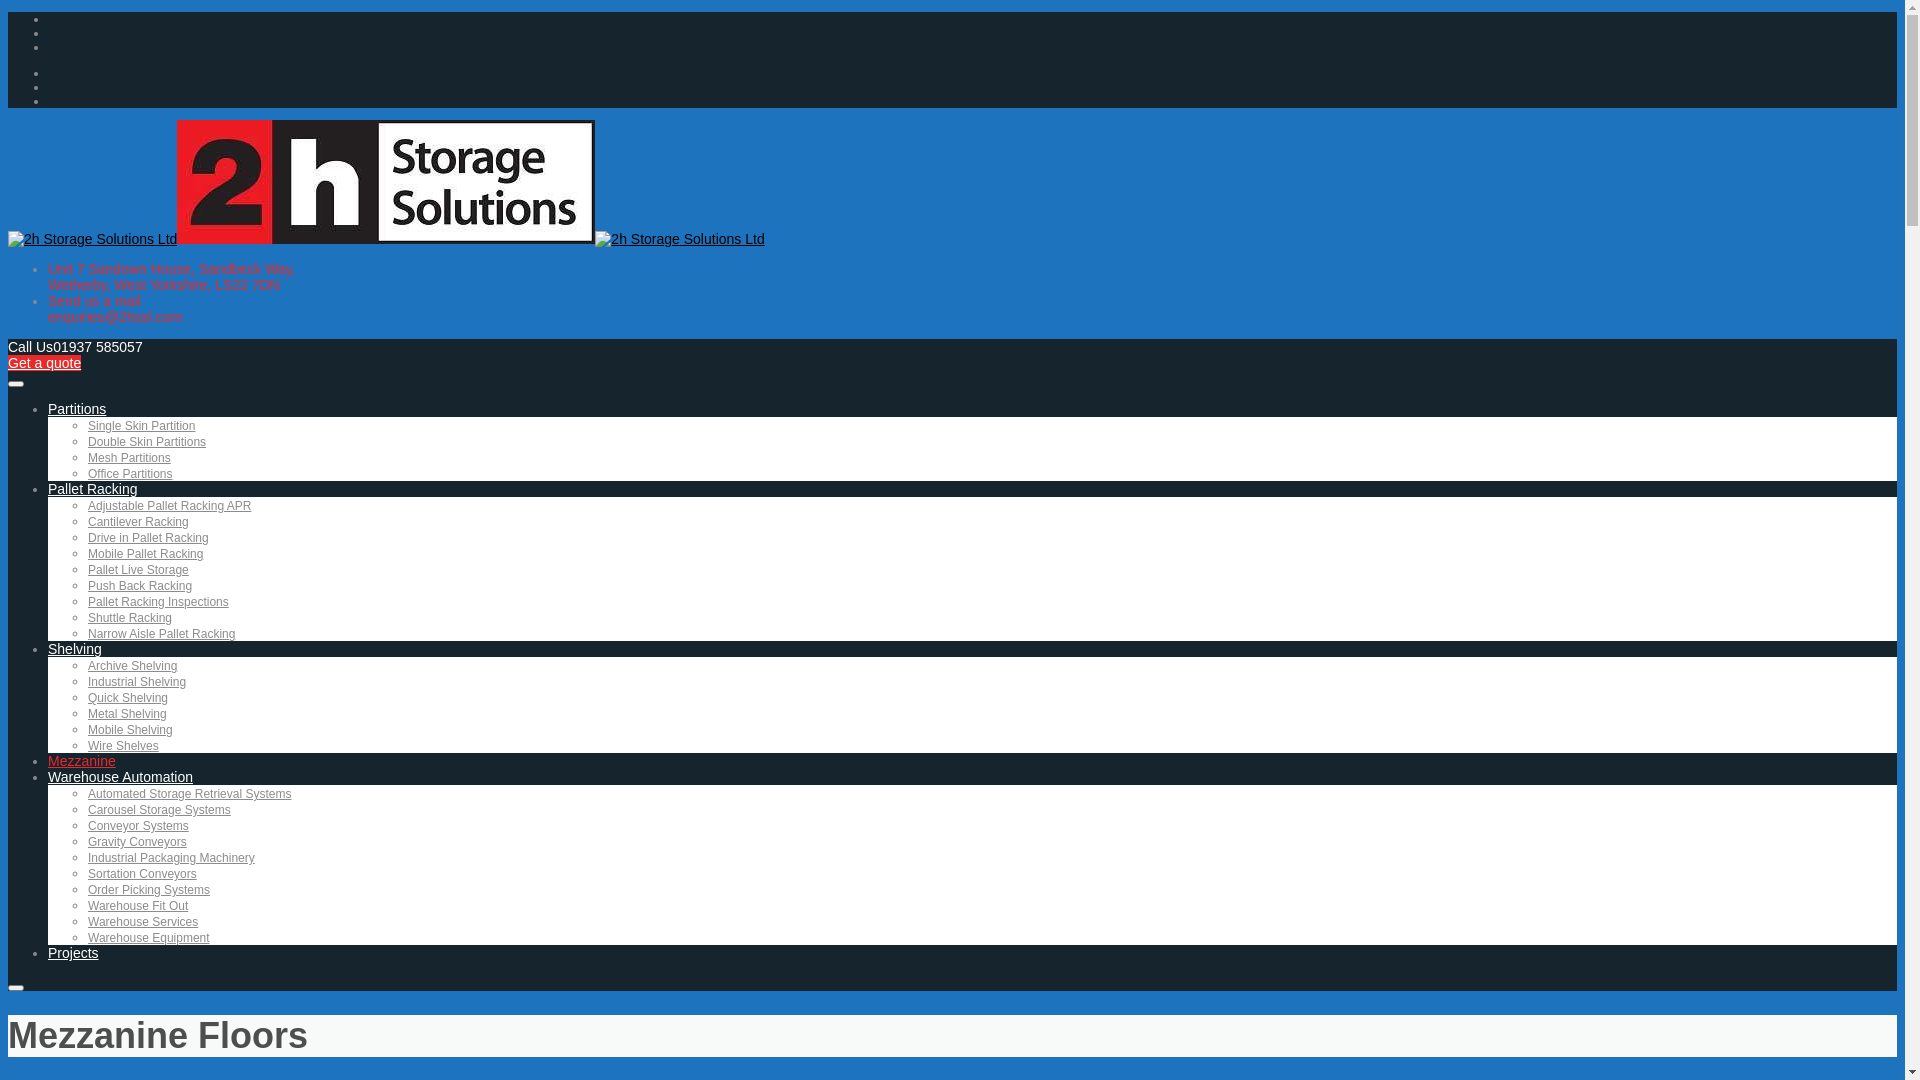  What do you see at coordinates (136, 841) in the screenshot?
I see `'Gravity Conveyors'` at bounding box center [136, 841].